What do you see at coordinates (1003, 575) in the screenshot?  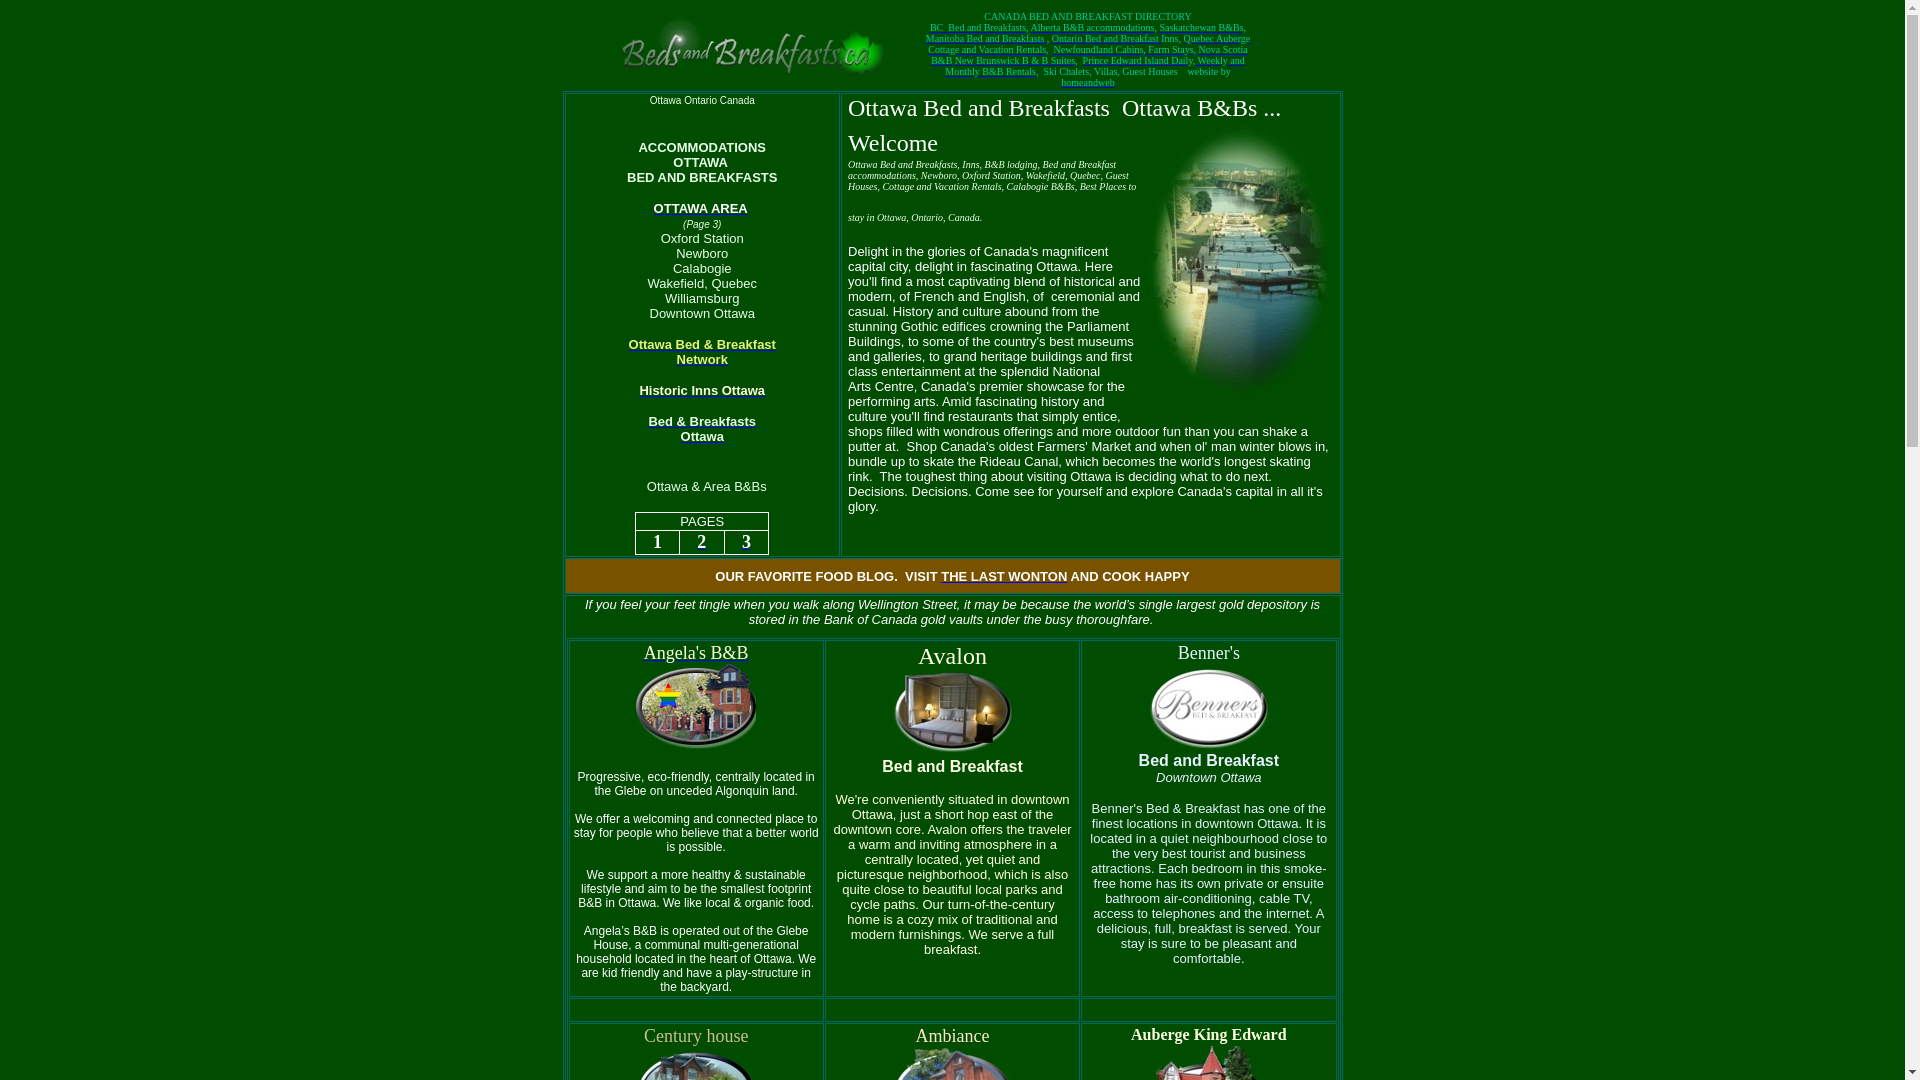 I see `'THE LAST WONTON'` at bounding box center [1003, 575].